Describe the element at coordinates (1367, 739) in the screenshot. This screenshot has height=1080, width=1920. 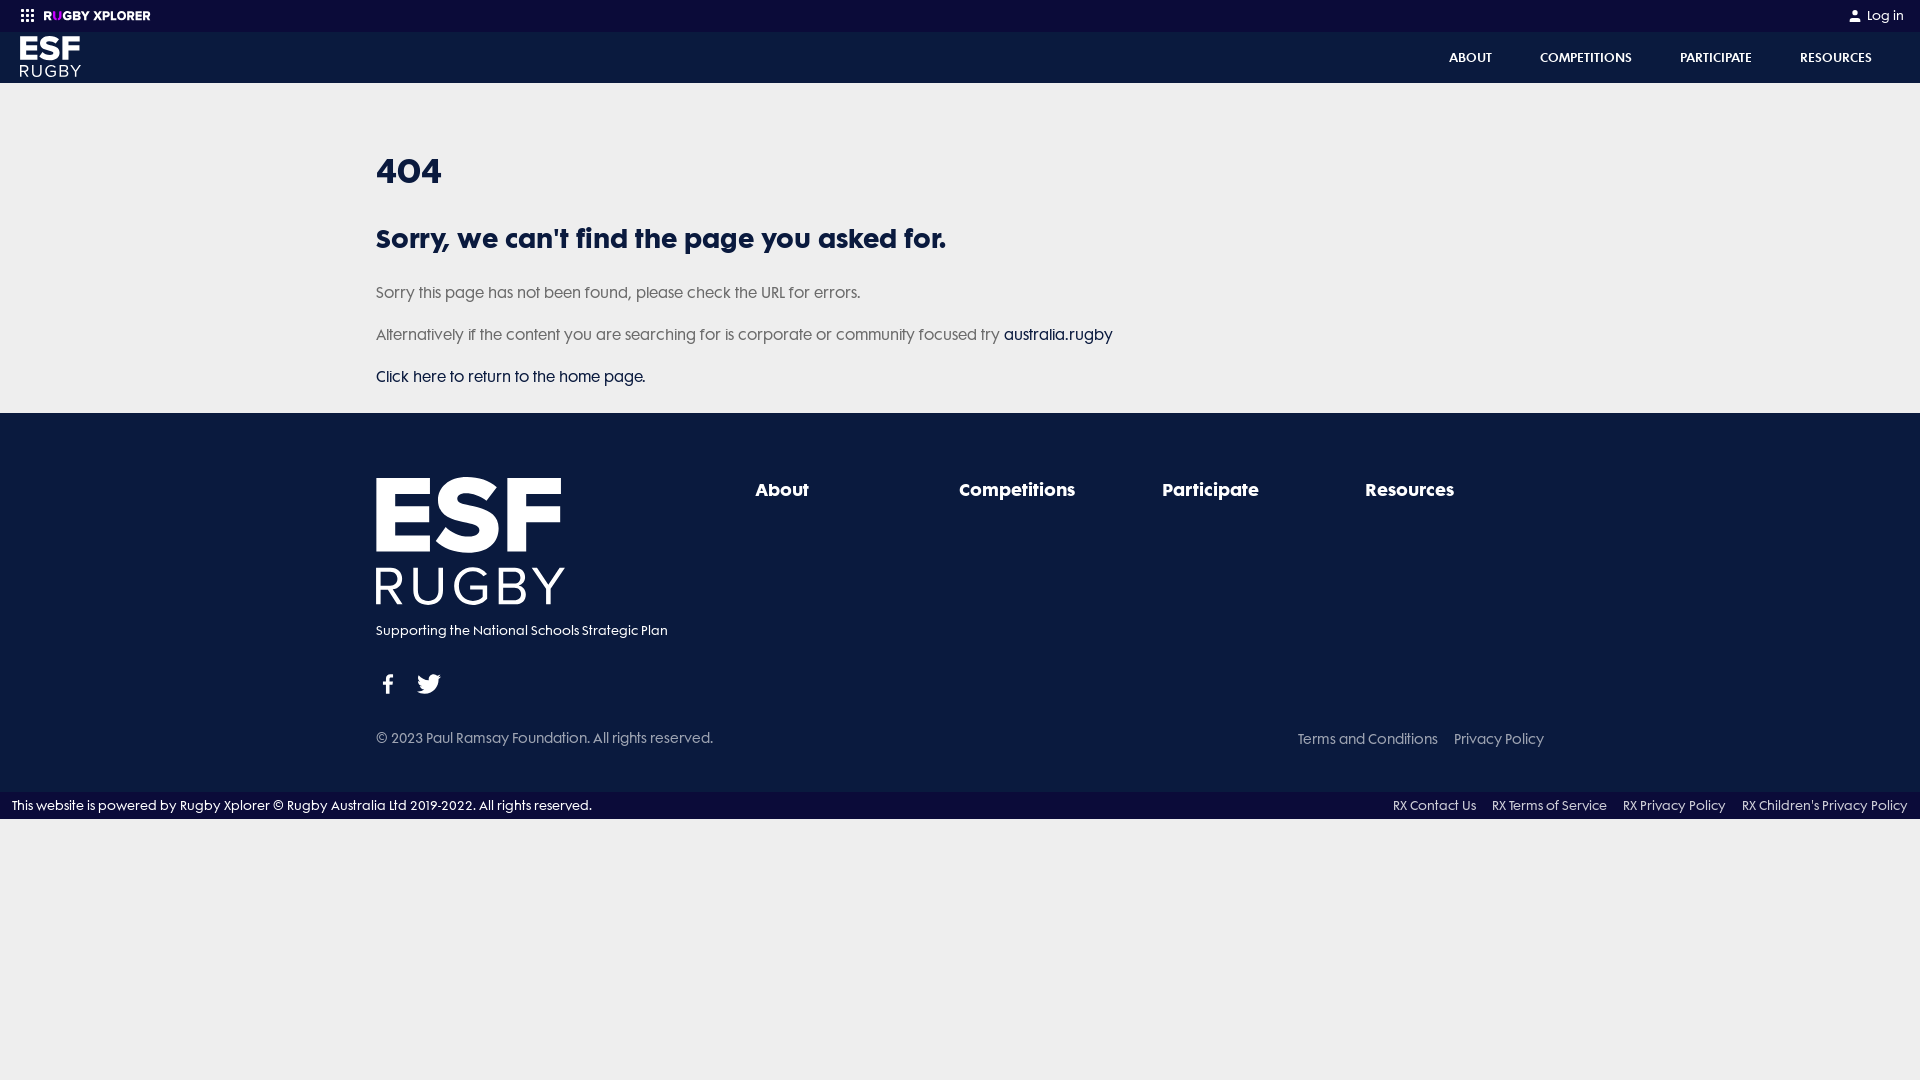
I see `'Terms and Conditions'` at that location.